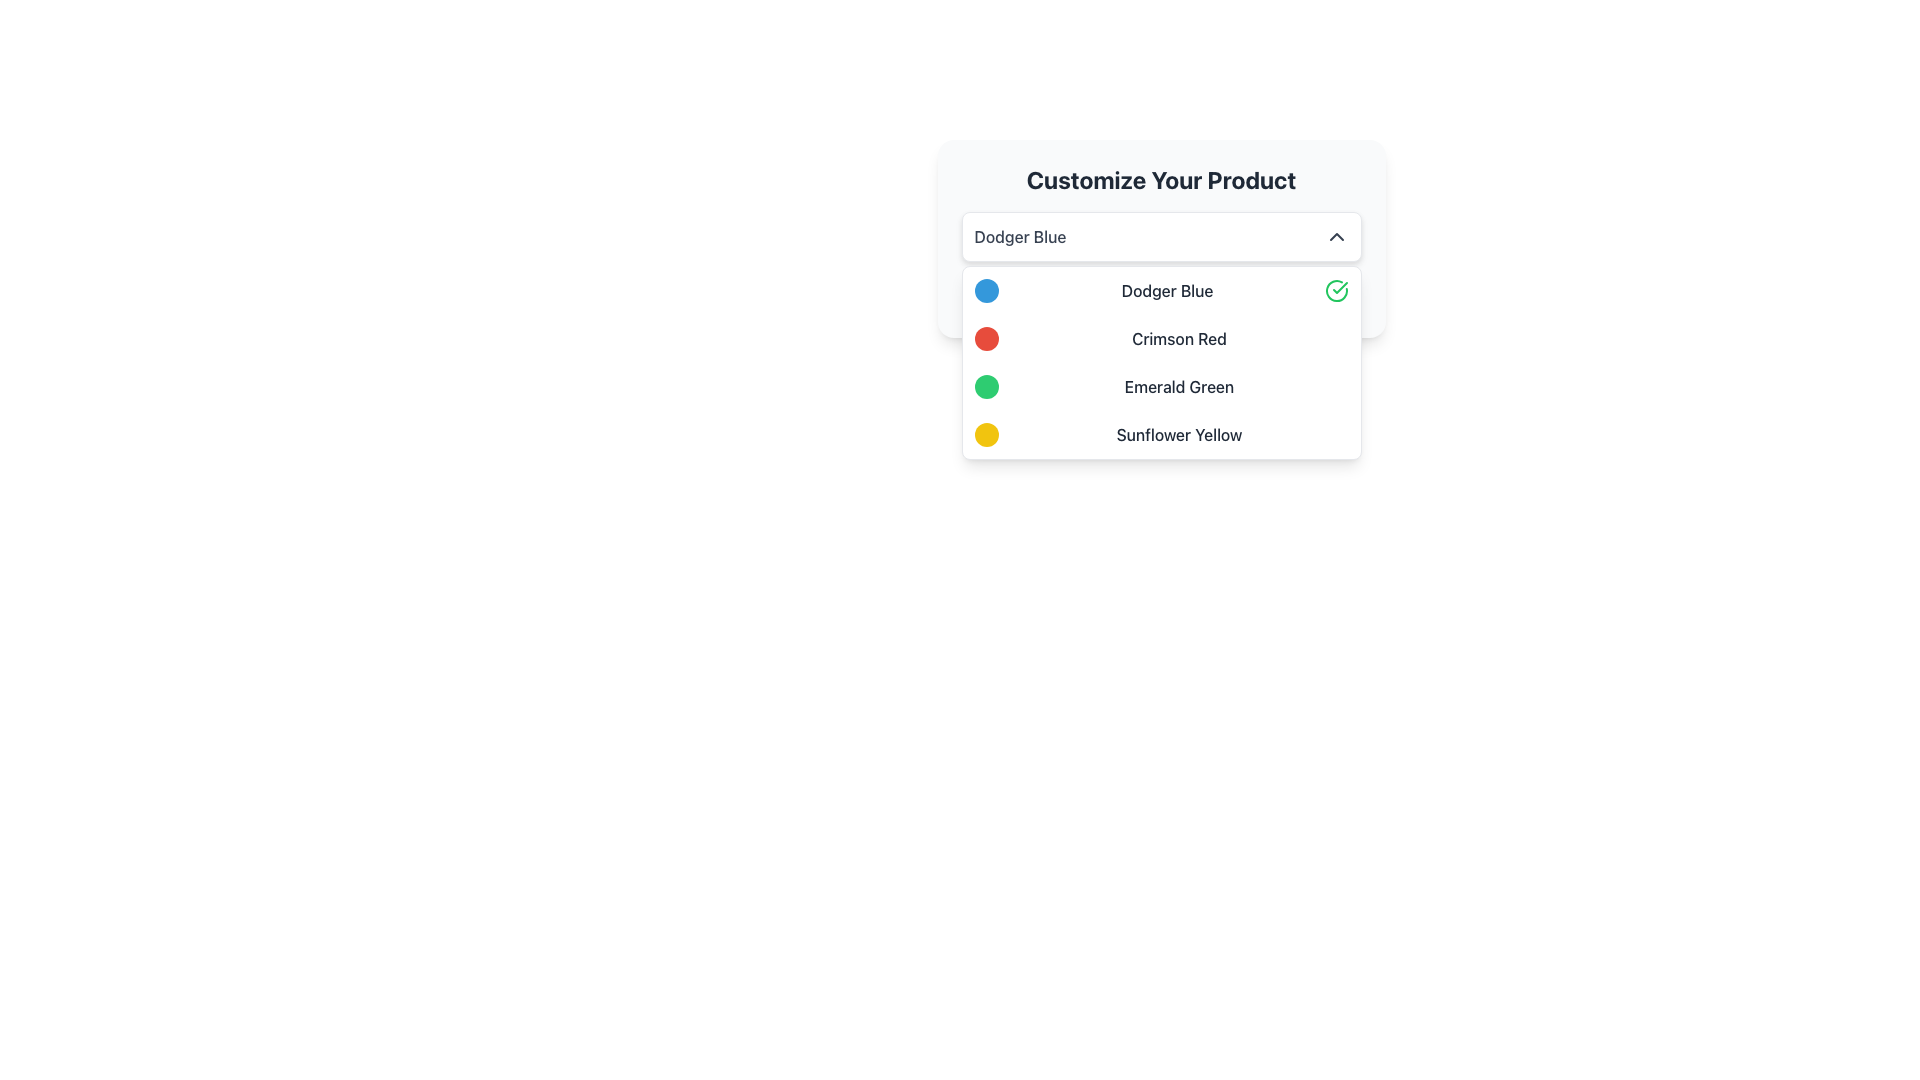 This screenshot has width=1920, height=1080. I want to click on the Dropdown menu selector located under the title 'Customize Your Product', so click(1161, 235).